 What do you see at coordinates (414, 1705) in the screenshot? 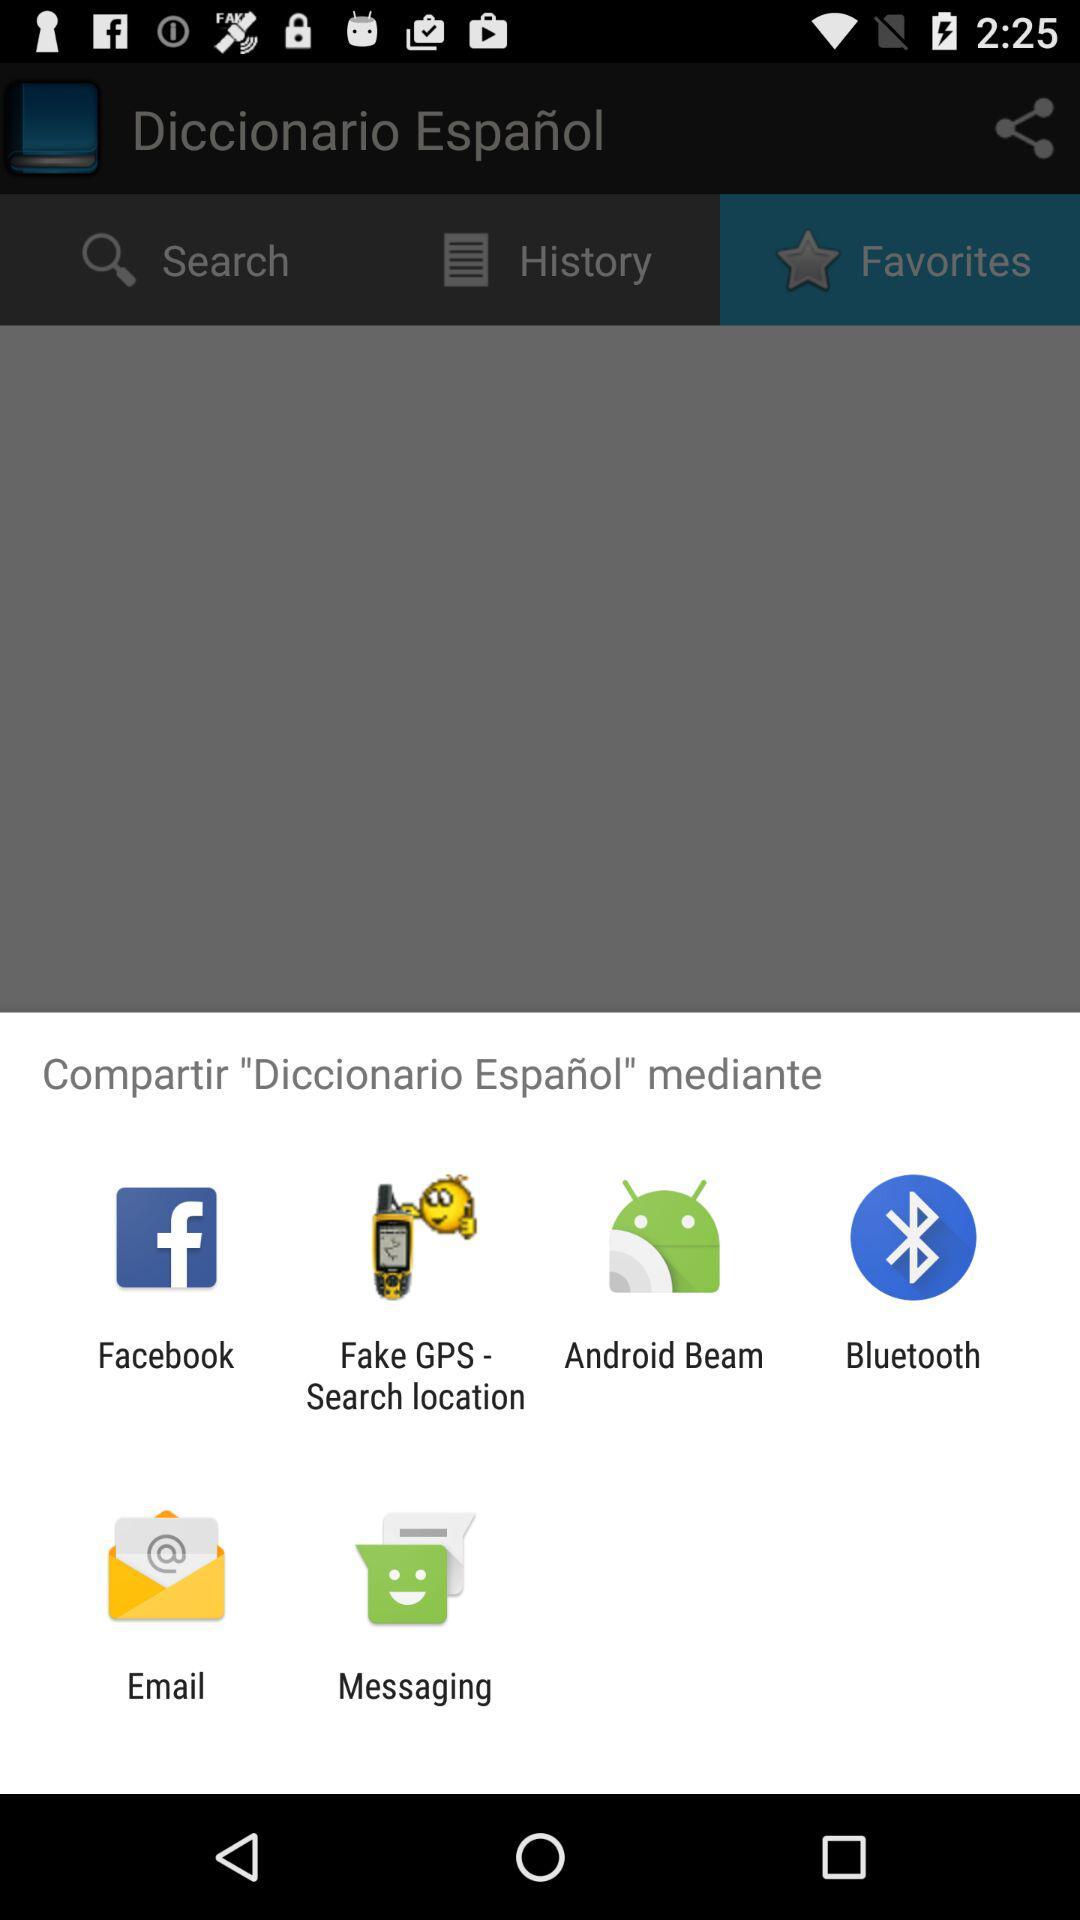
I see `messaging icon` at bounding box center [414, 1705].